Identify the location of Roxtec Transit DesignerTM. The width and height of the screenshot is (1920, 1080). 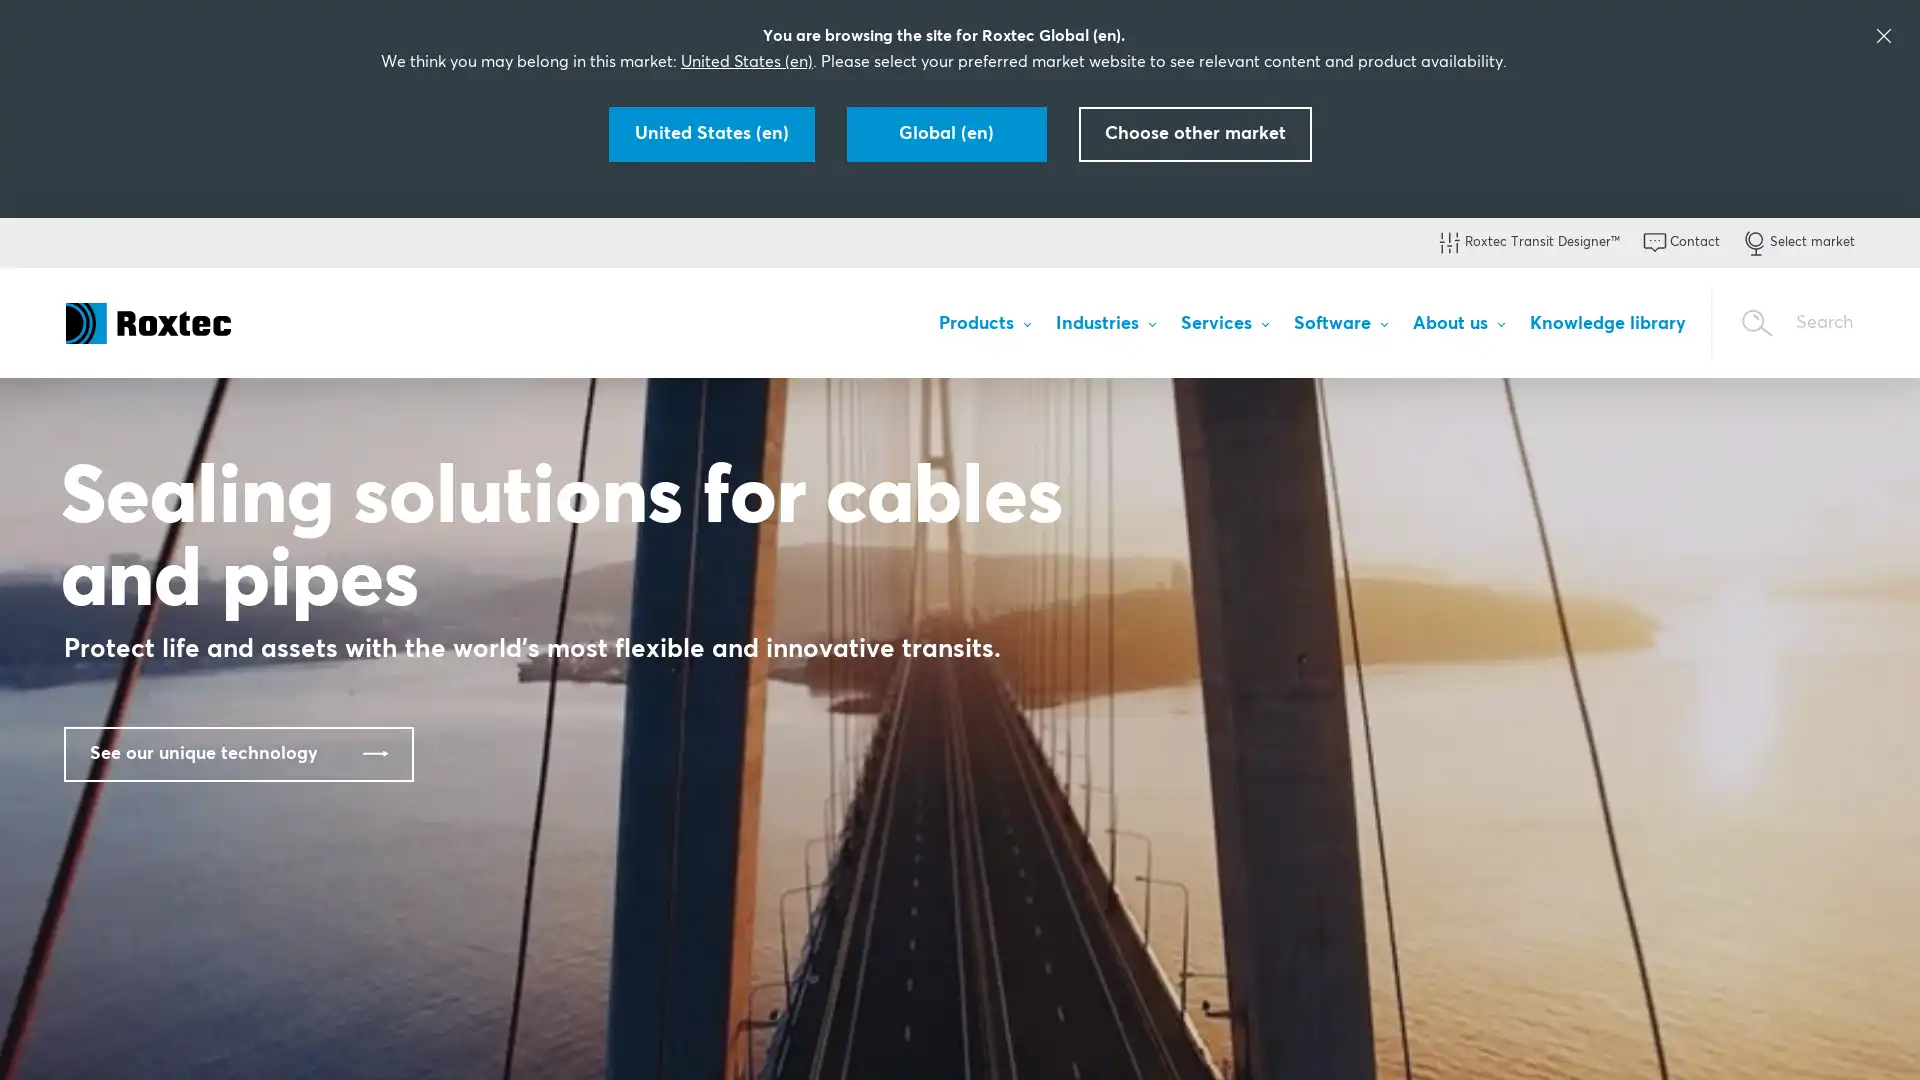
(1526, 242).